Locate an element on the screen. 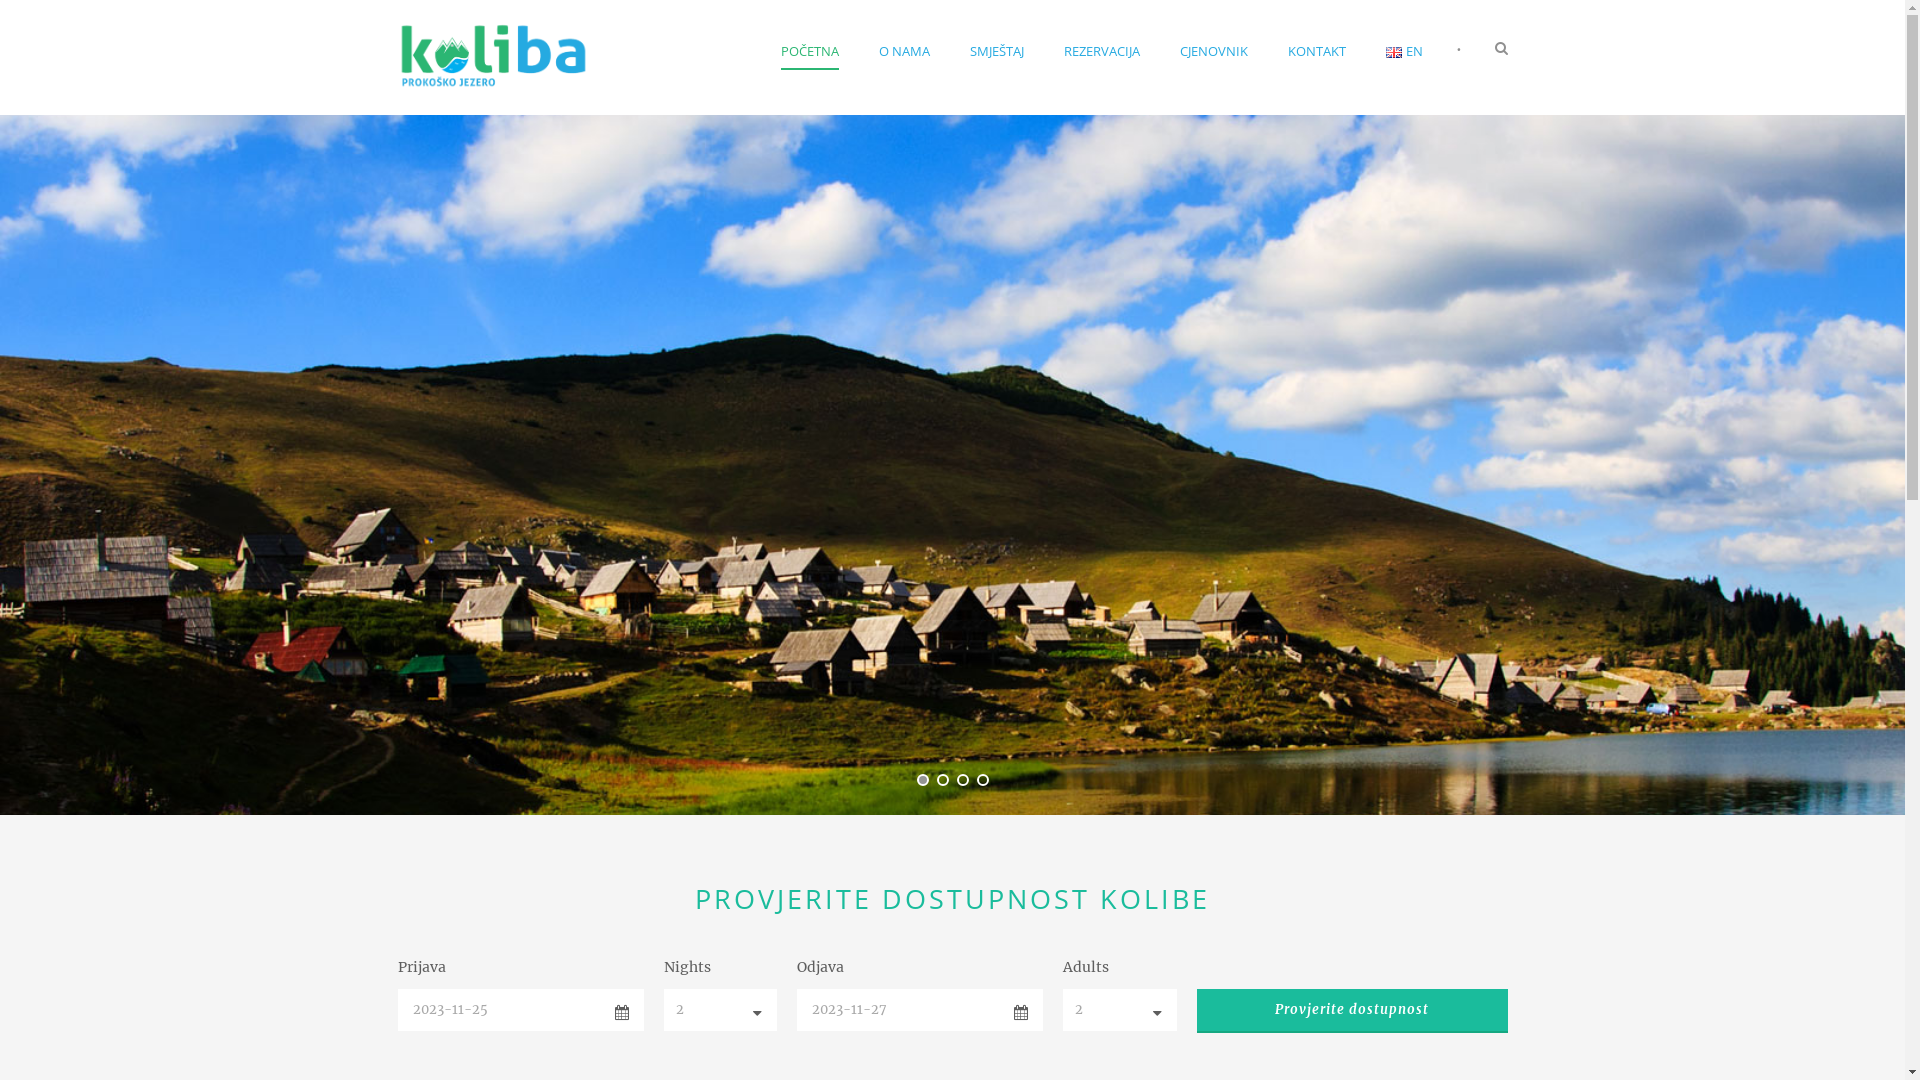  'EN' is located at coordinates (1392, 51).